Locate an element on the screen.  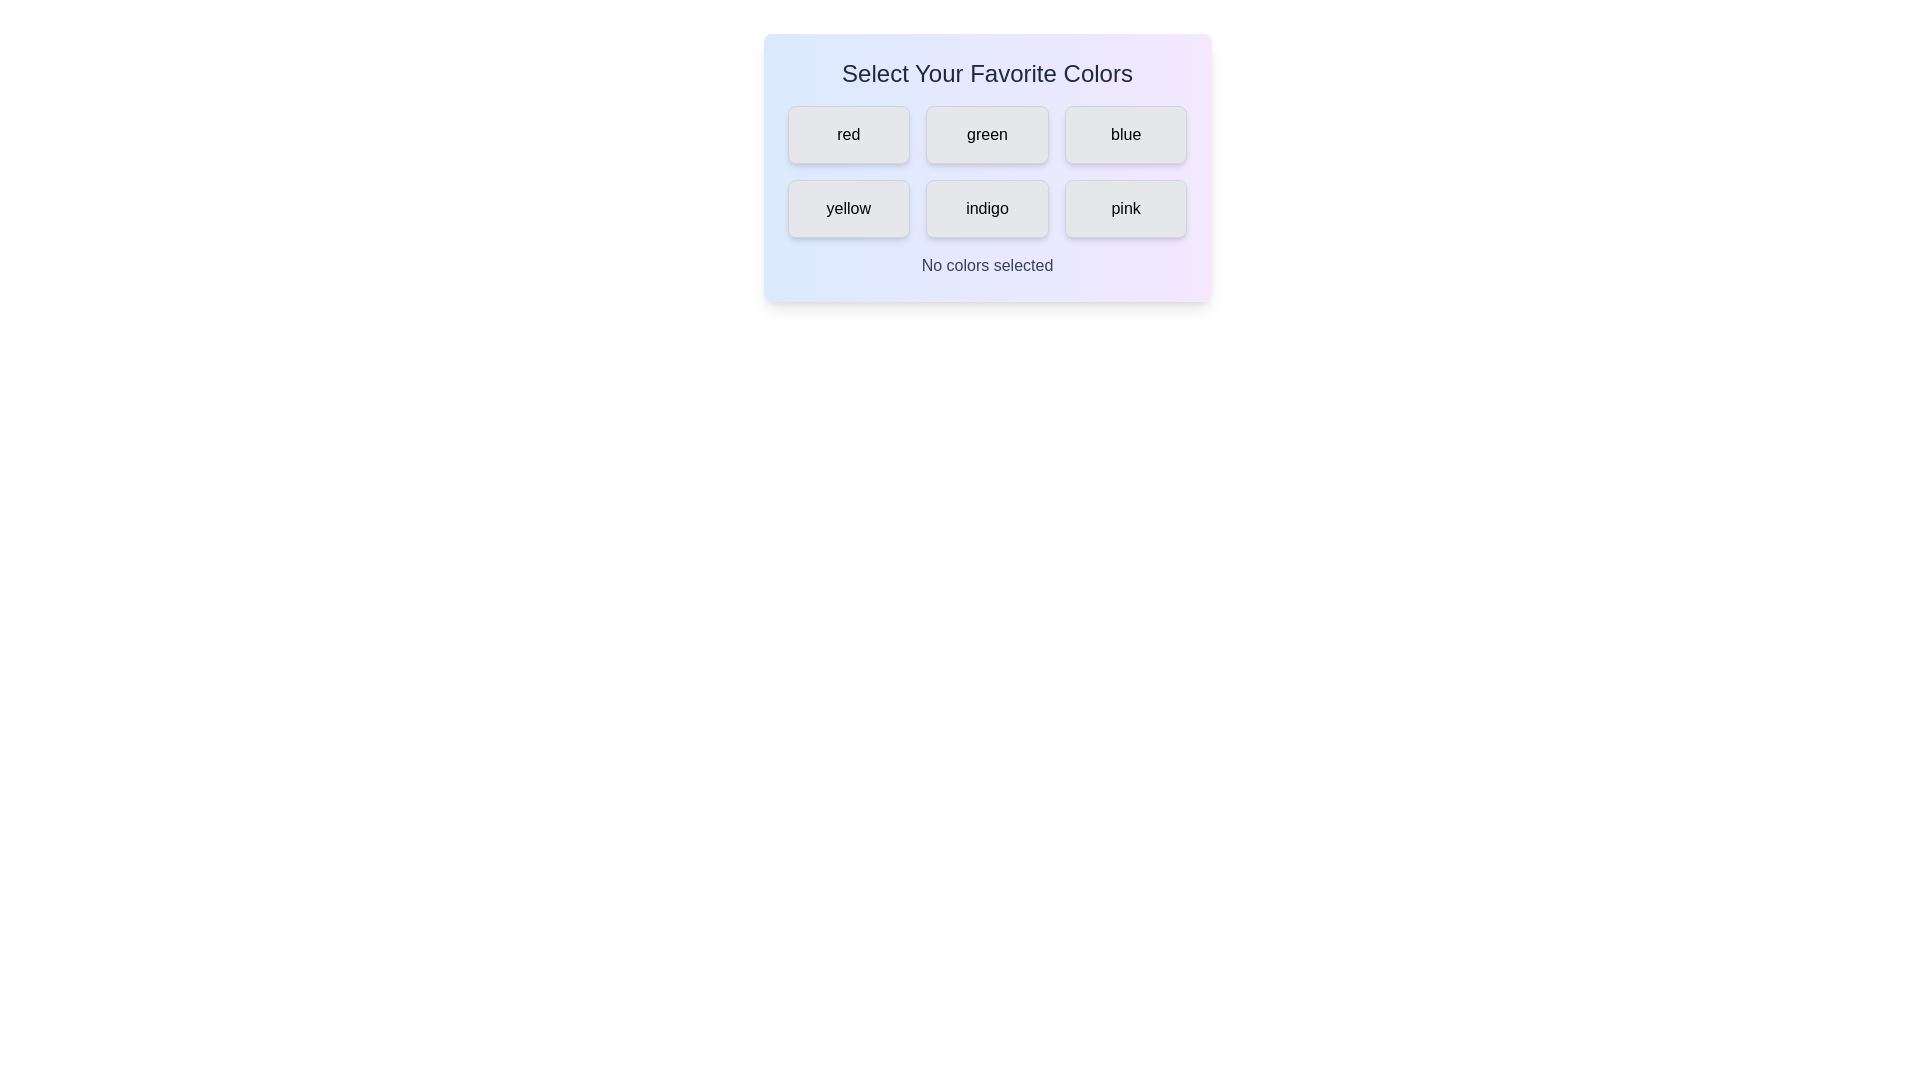
the color tag labeled green to select it is located at coordinates (987, 135).